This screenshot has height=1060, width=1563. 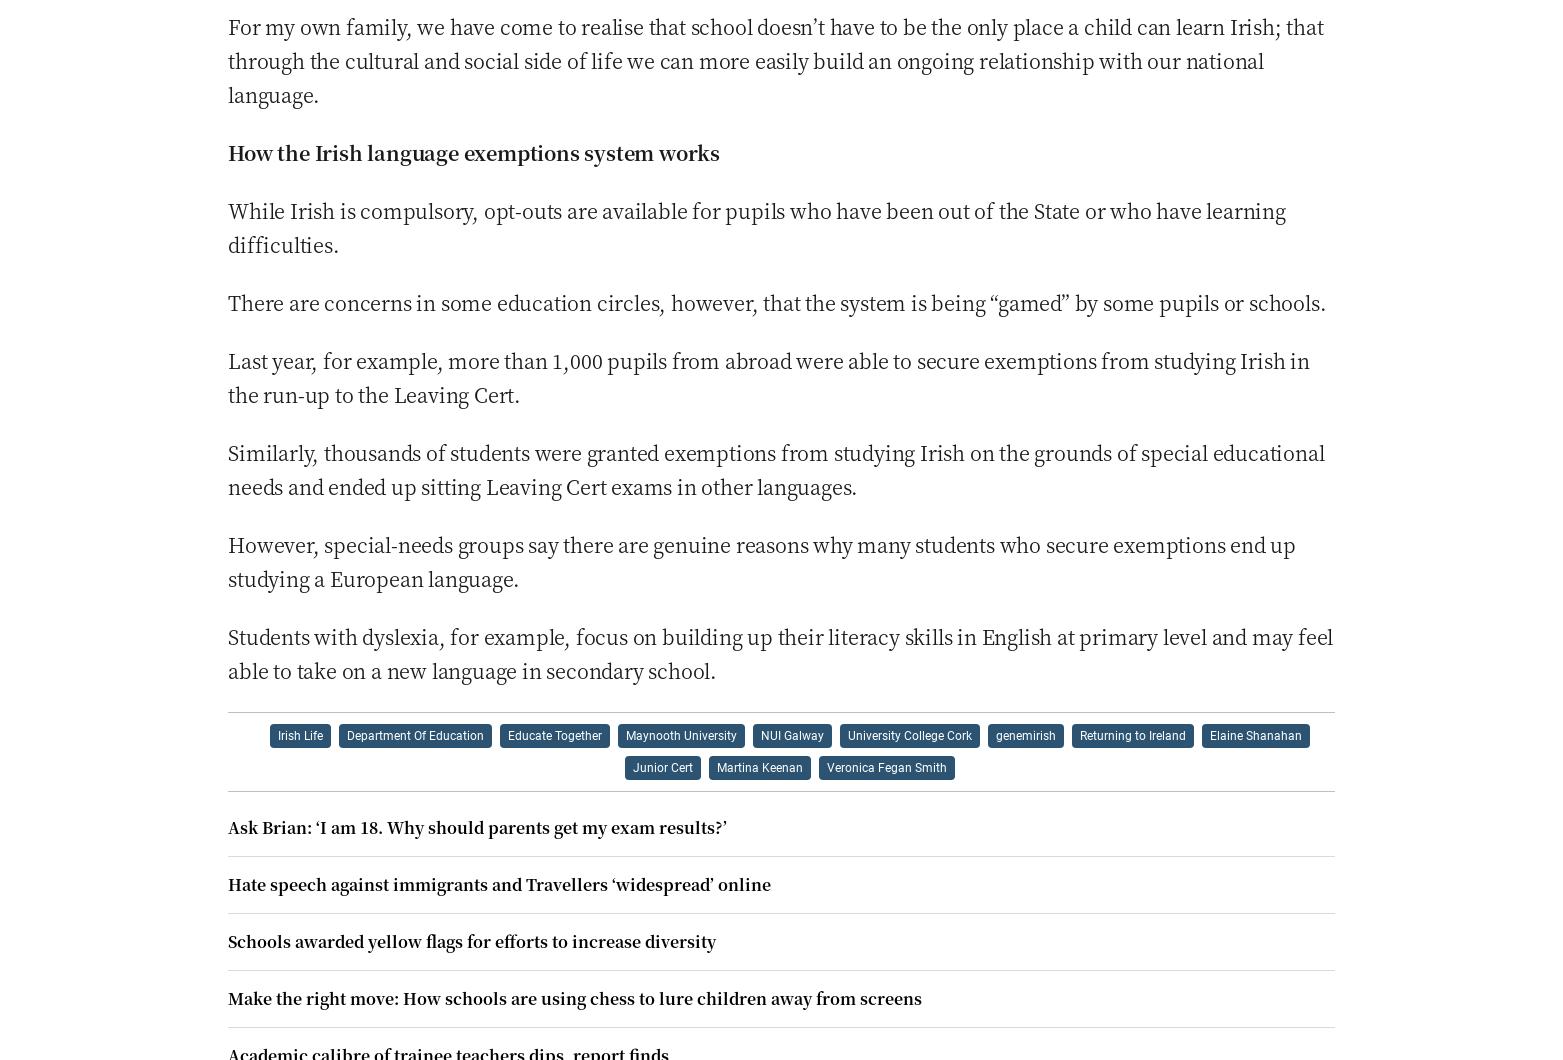 I want to click on 'Hate speech against immigrants and Travellers ‘widespread’ online', so click(x=498, y=883).